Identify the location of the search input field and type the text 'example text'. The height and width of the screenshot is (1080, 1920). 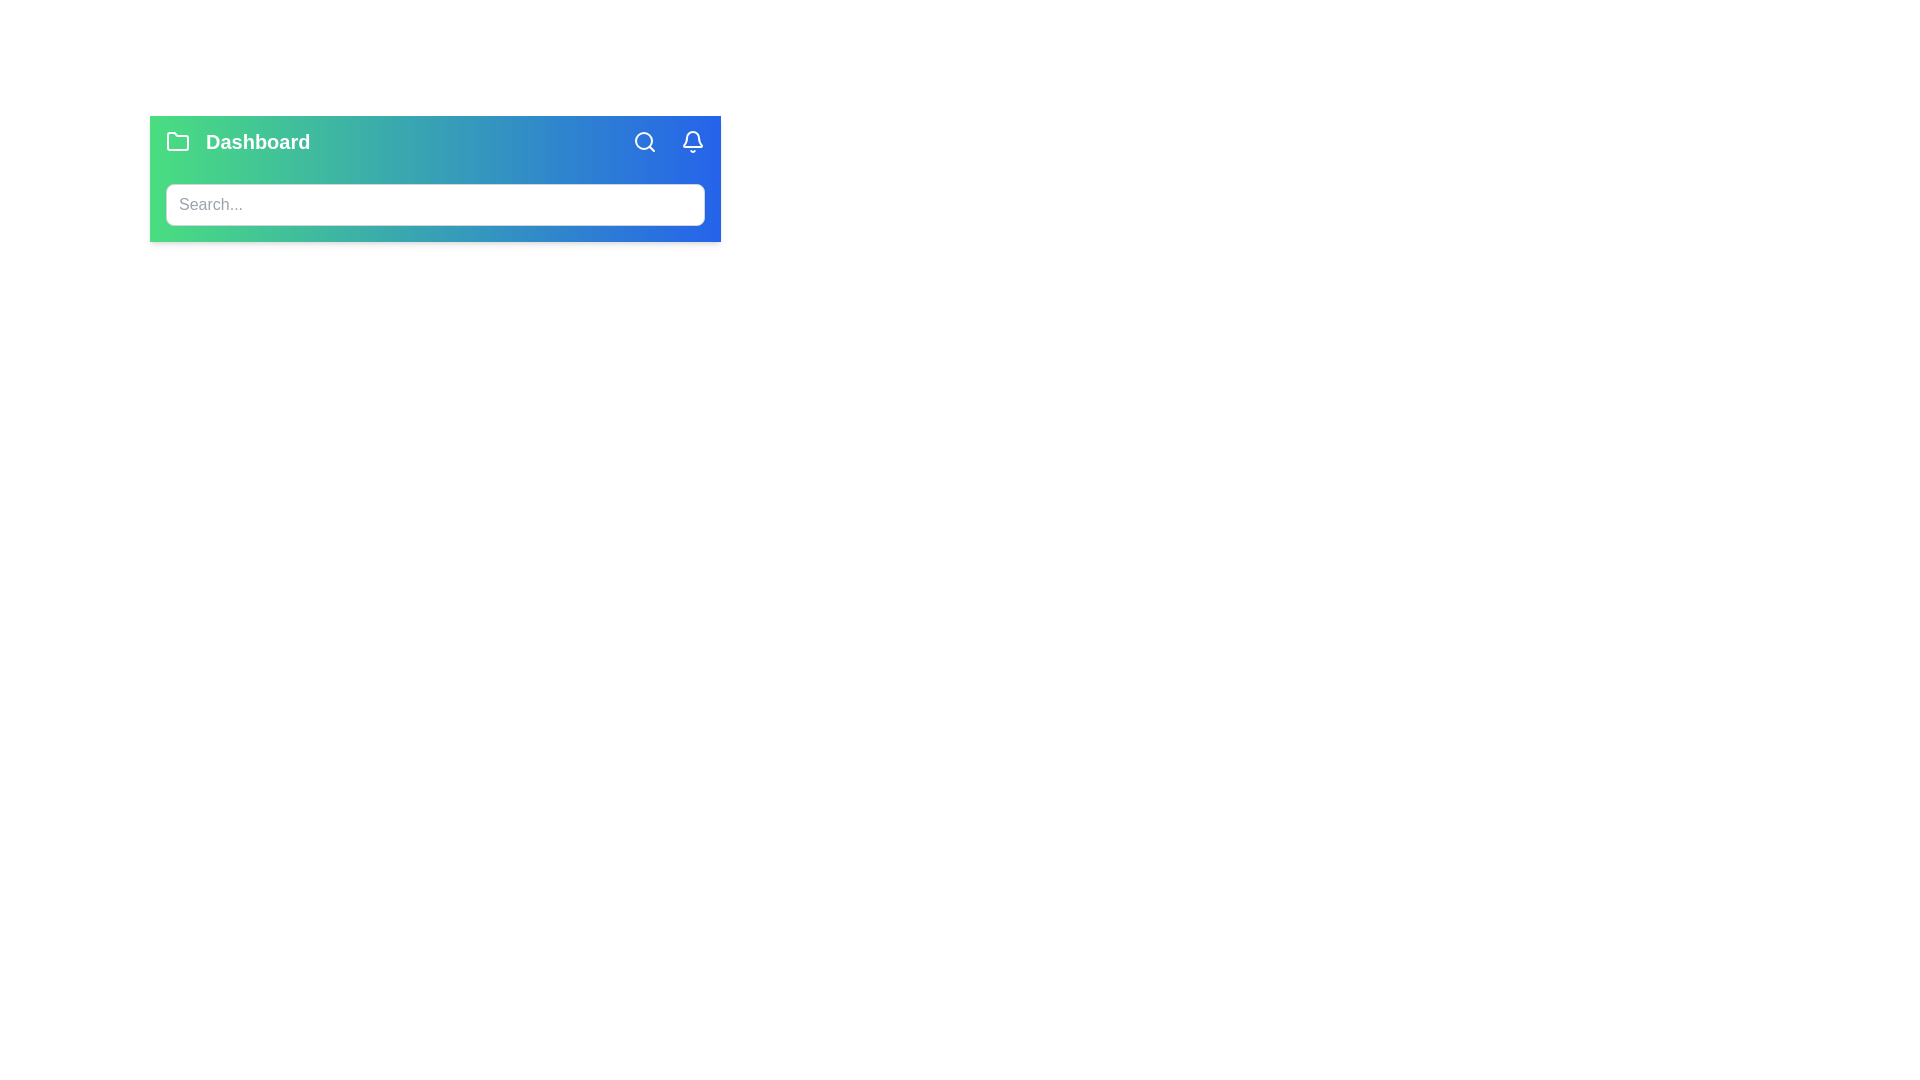
(434, 204).